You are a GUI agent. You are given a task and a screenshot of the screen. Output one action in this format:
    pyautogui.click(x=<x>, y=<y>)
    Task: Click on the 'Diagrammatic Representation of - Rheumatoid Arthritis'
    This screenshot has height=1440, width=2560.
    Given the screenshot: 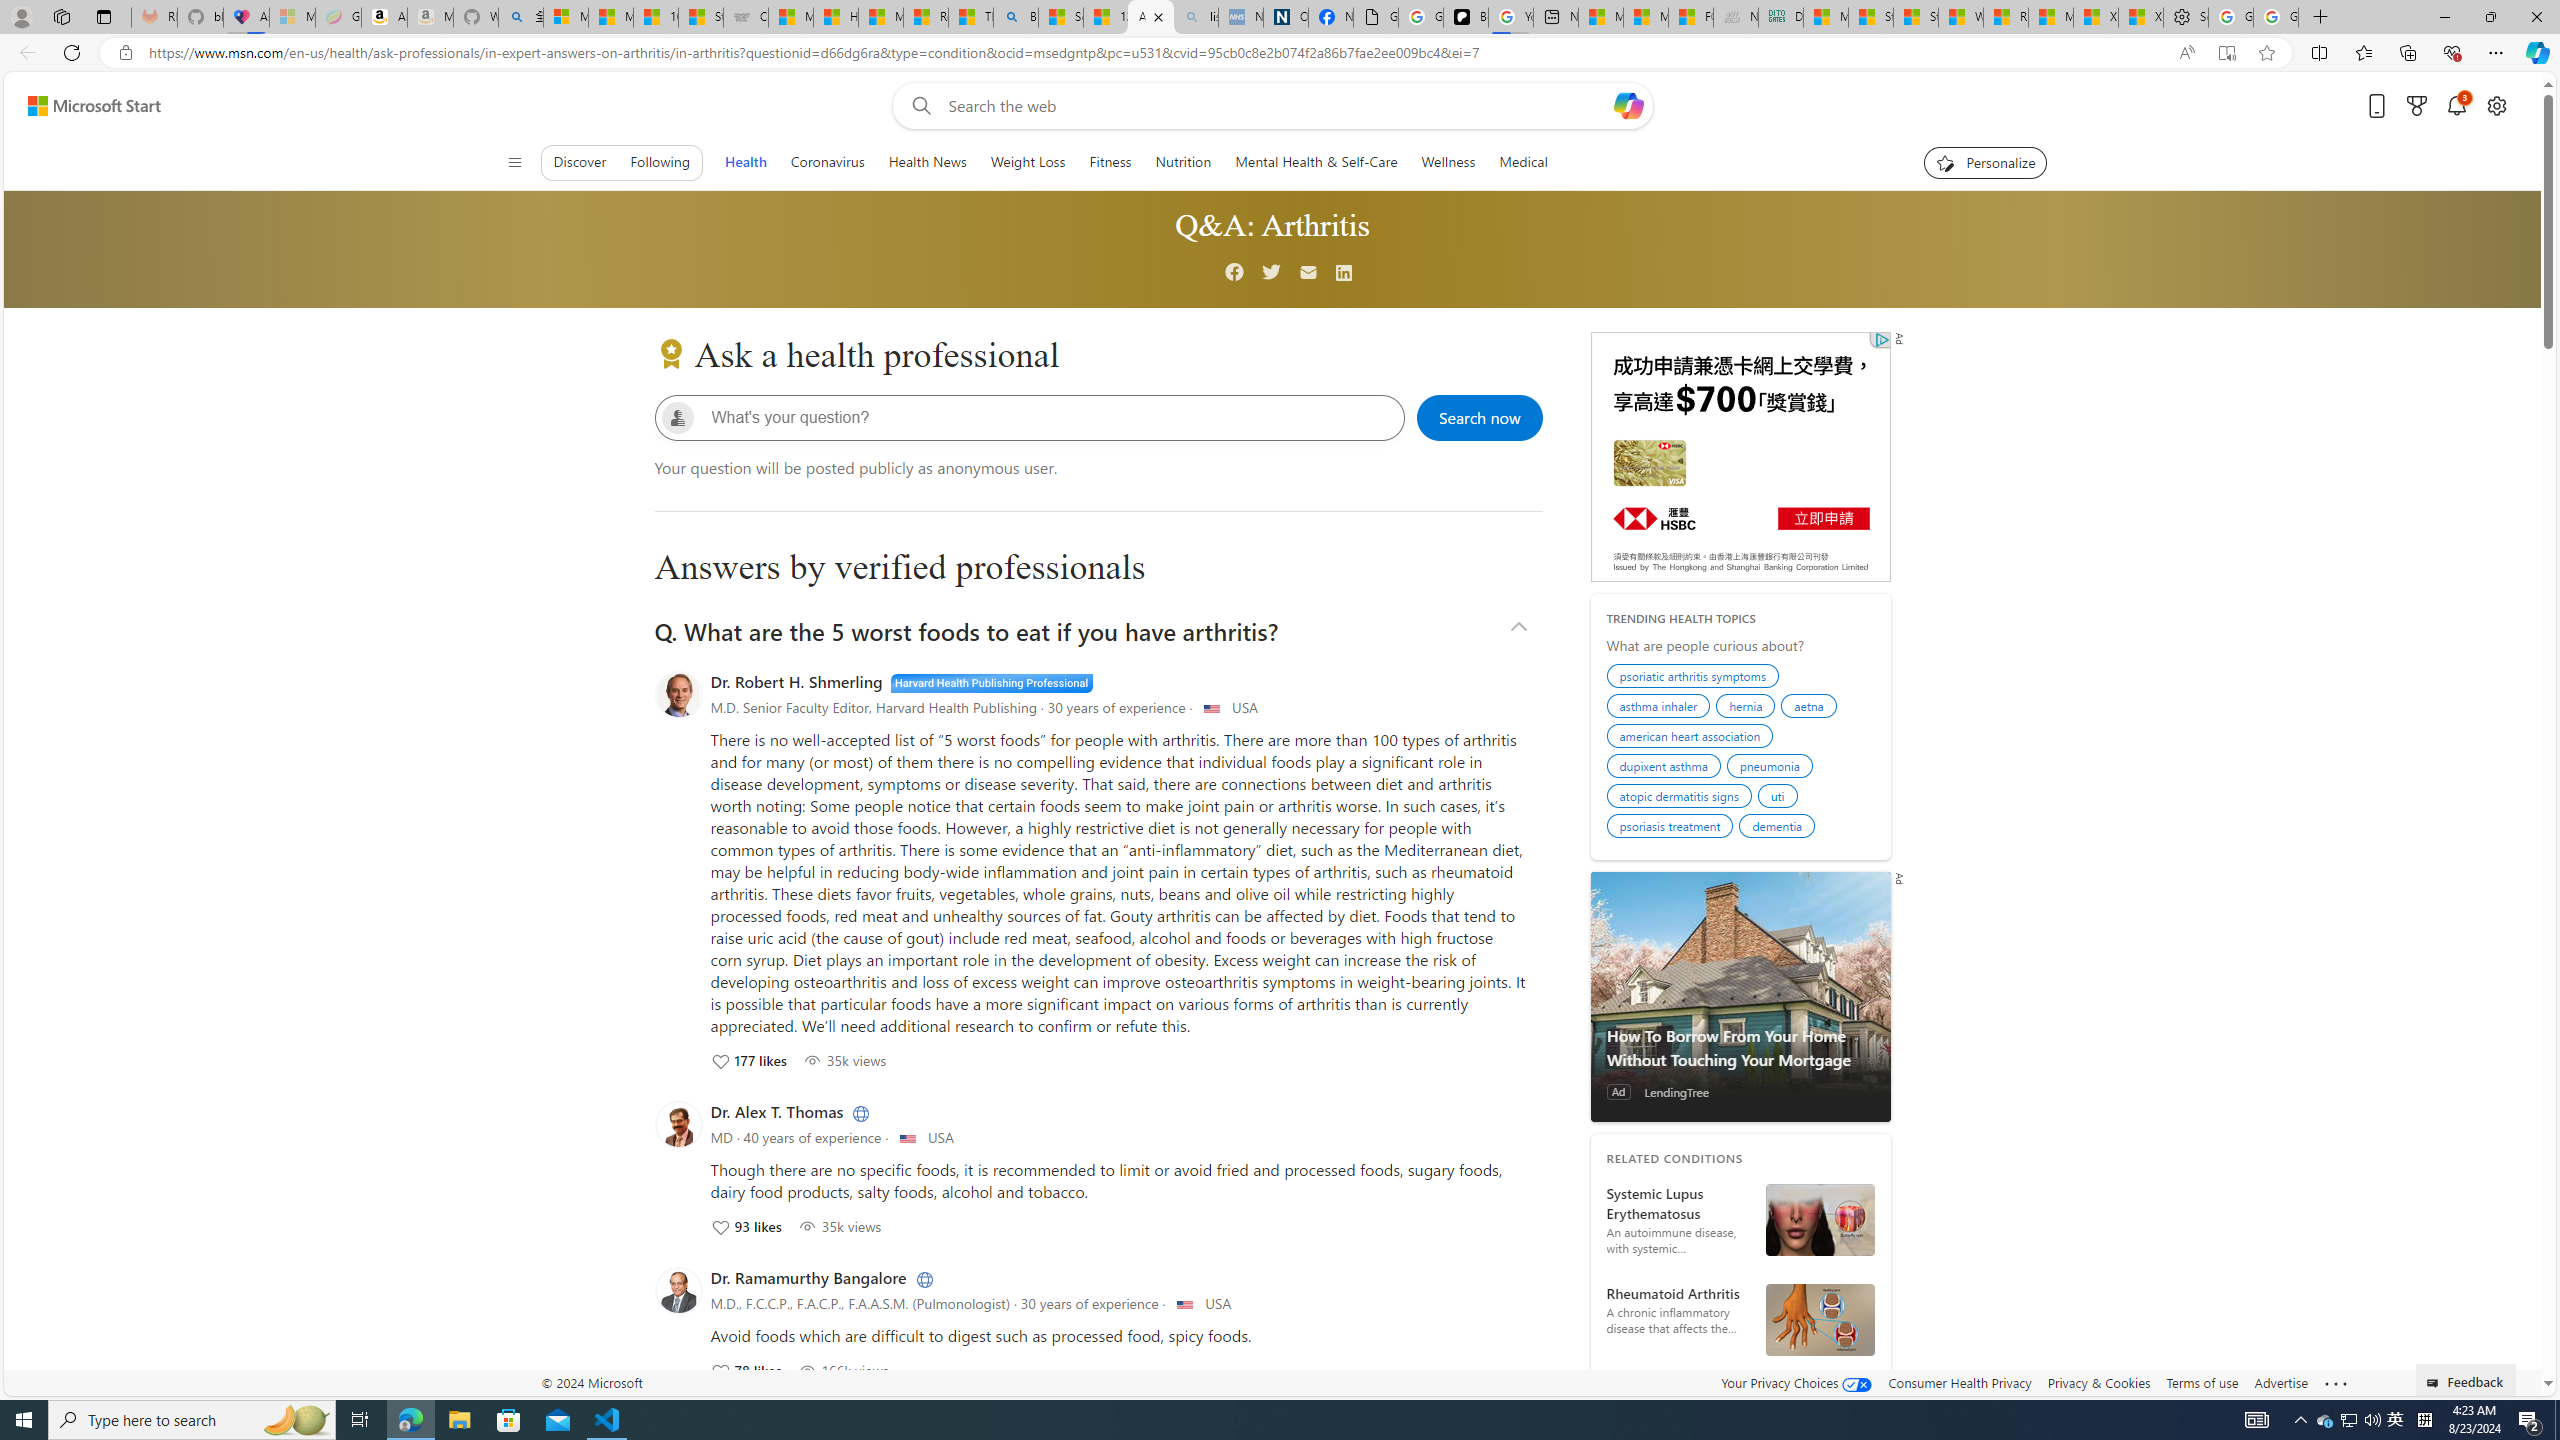 What is the action you would take?
    pyautogui.click(x=1818, y=1320)
    